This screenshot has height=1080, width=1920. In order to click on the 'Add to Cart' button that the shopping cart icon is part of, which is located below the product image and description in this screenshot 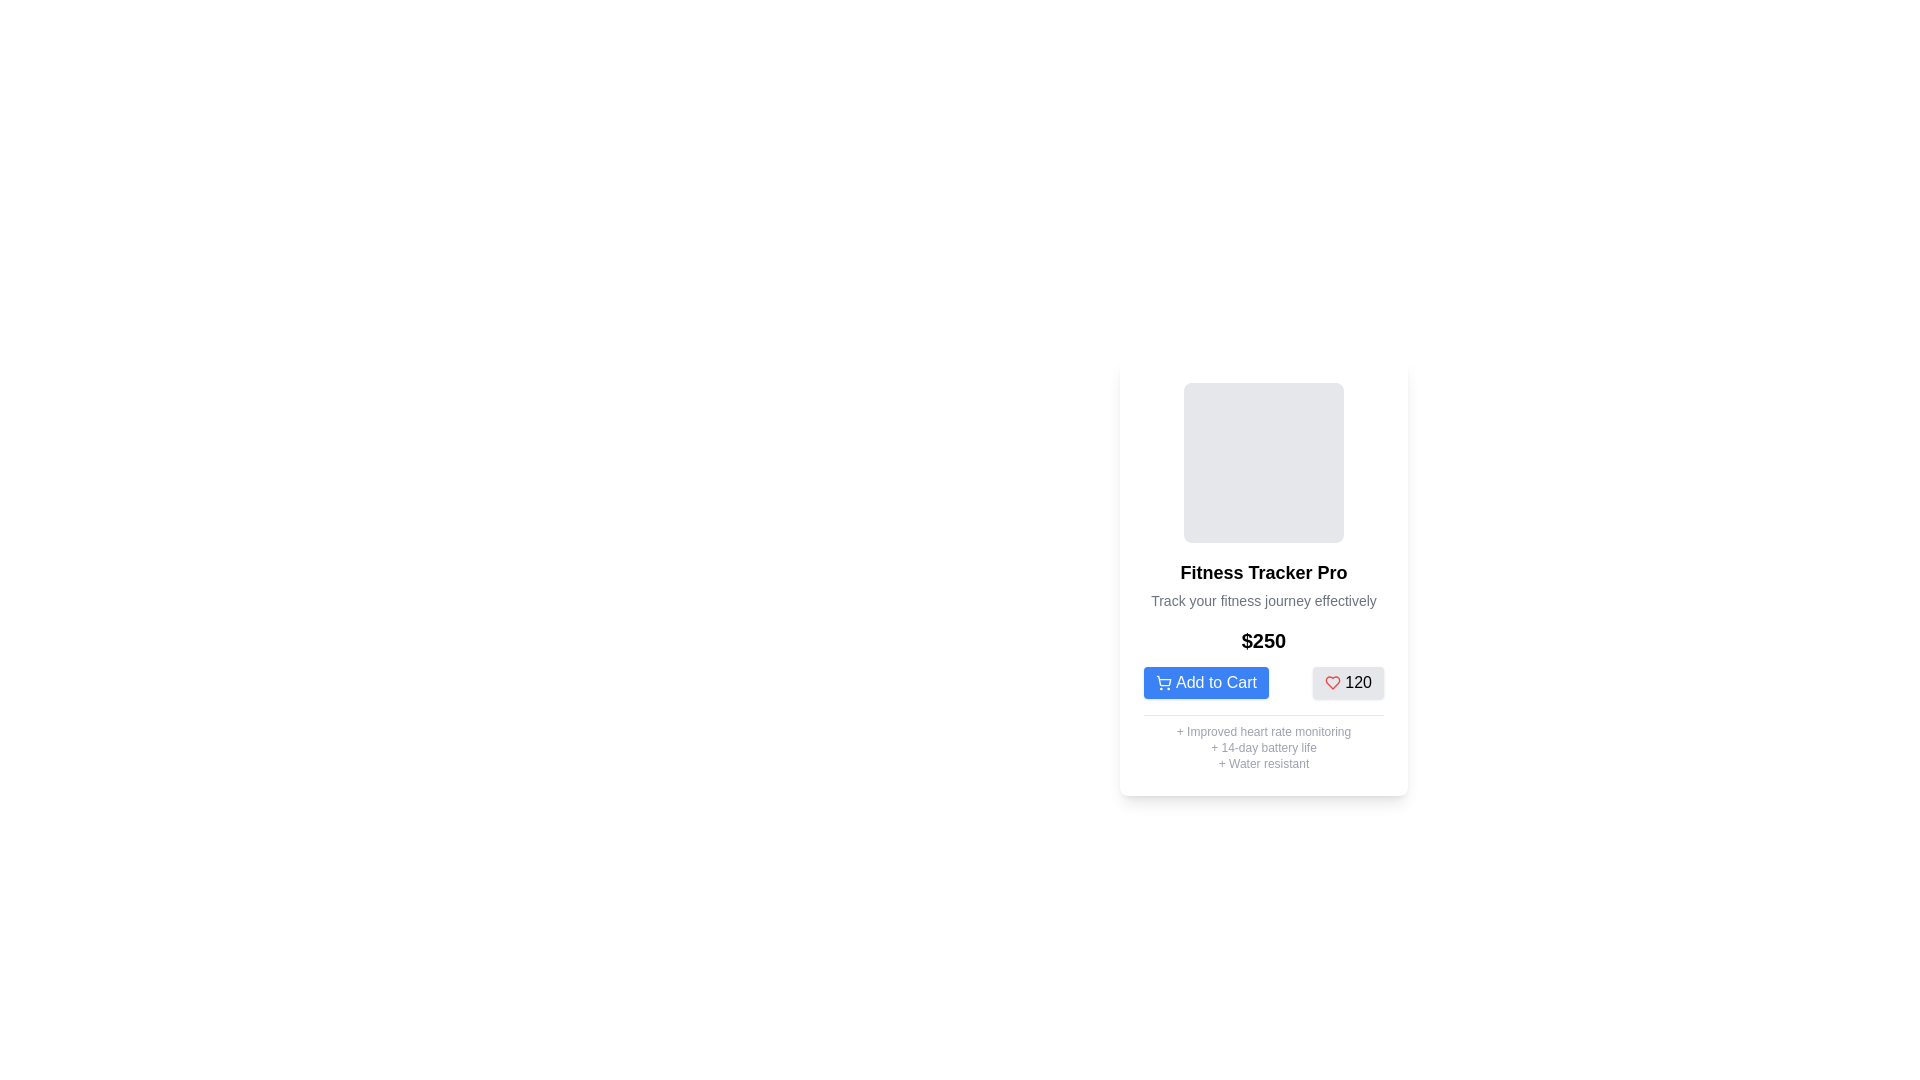, I will do `click(1163, 681)`.